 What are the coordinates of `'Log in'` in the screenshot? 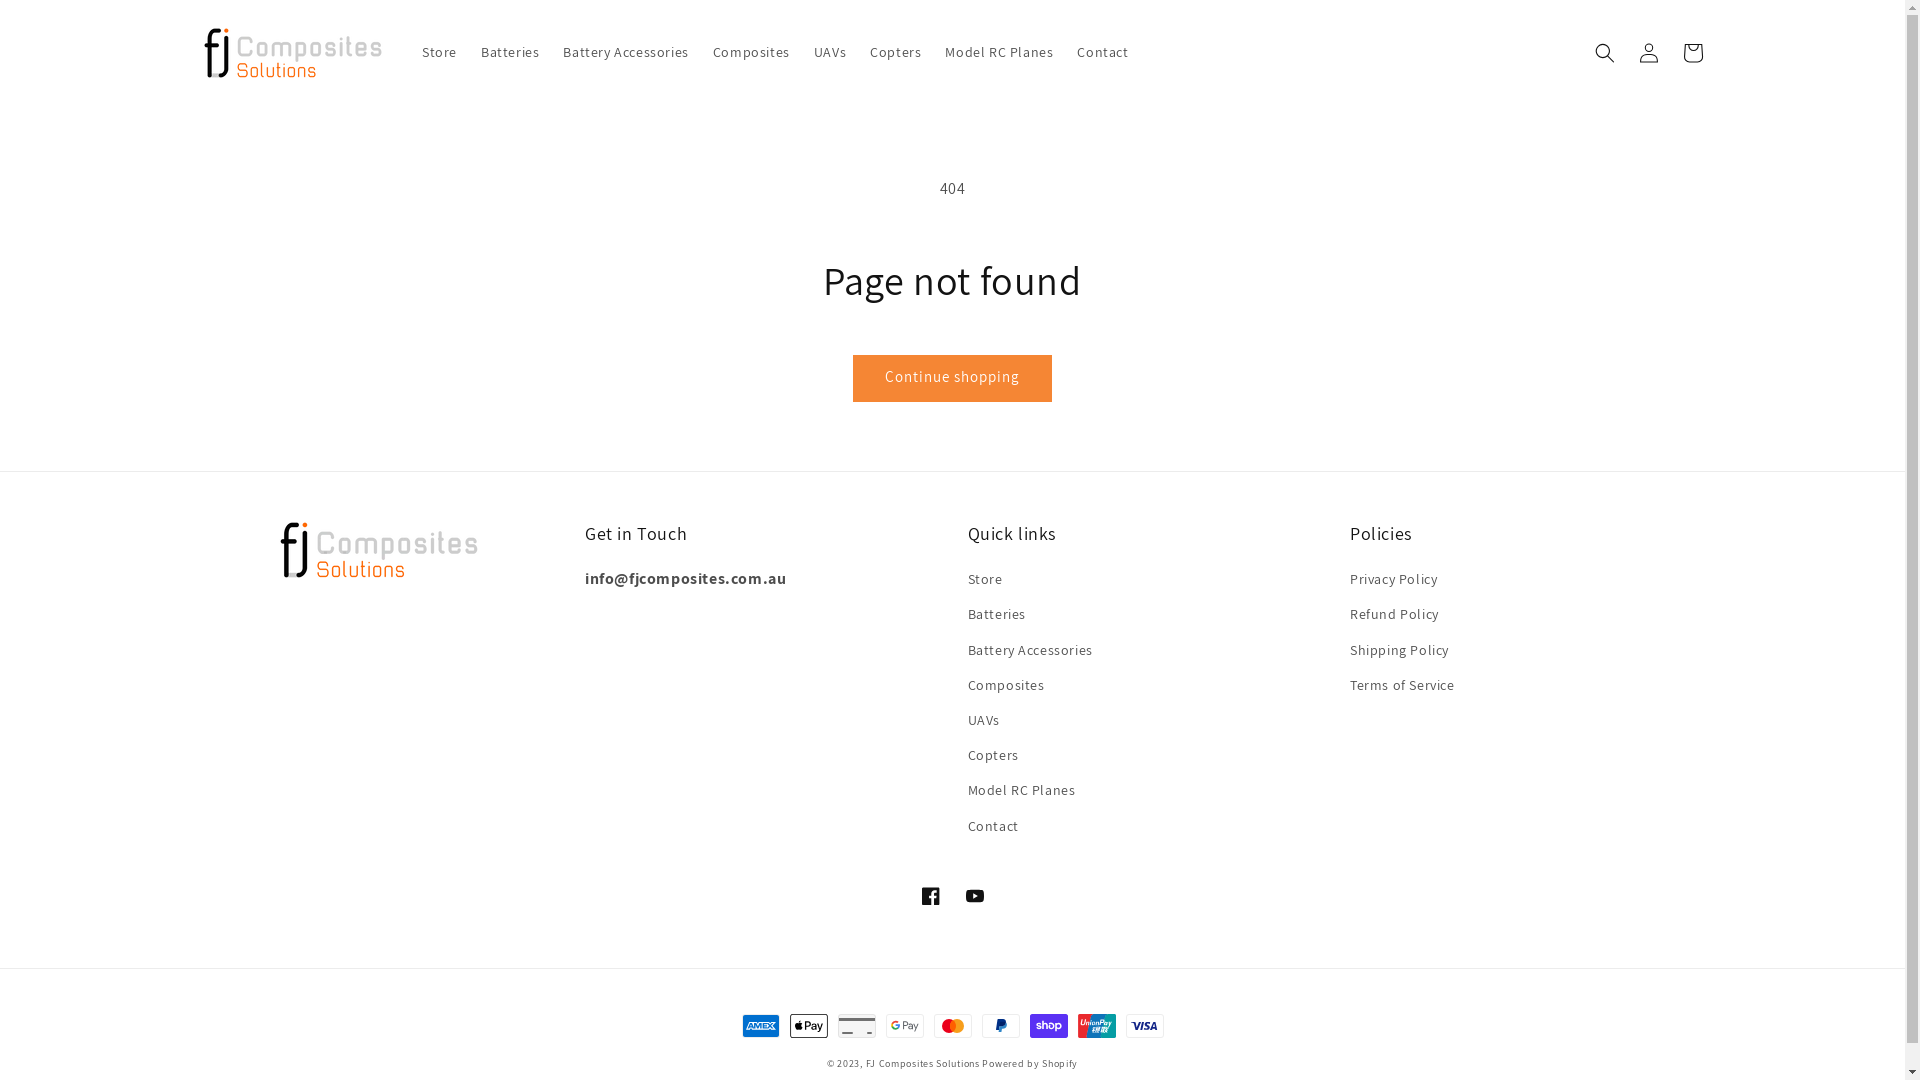 It's located at (1626, 50).